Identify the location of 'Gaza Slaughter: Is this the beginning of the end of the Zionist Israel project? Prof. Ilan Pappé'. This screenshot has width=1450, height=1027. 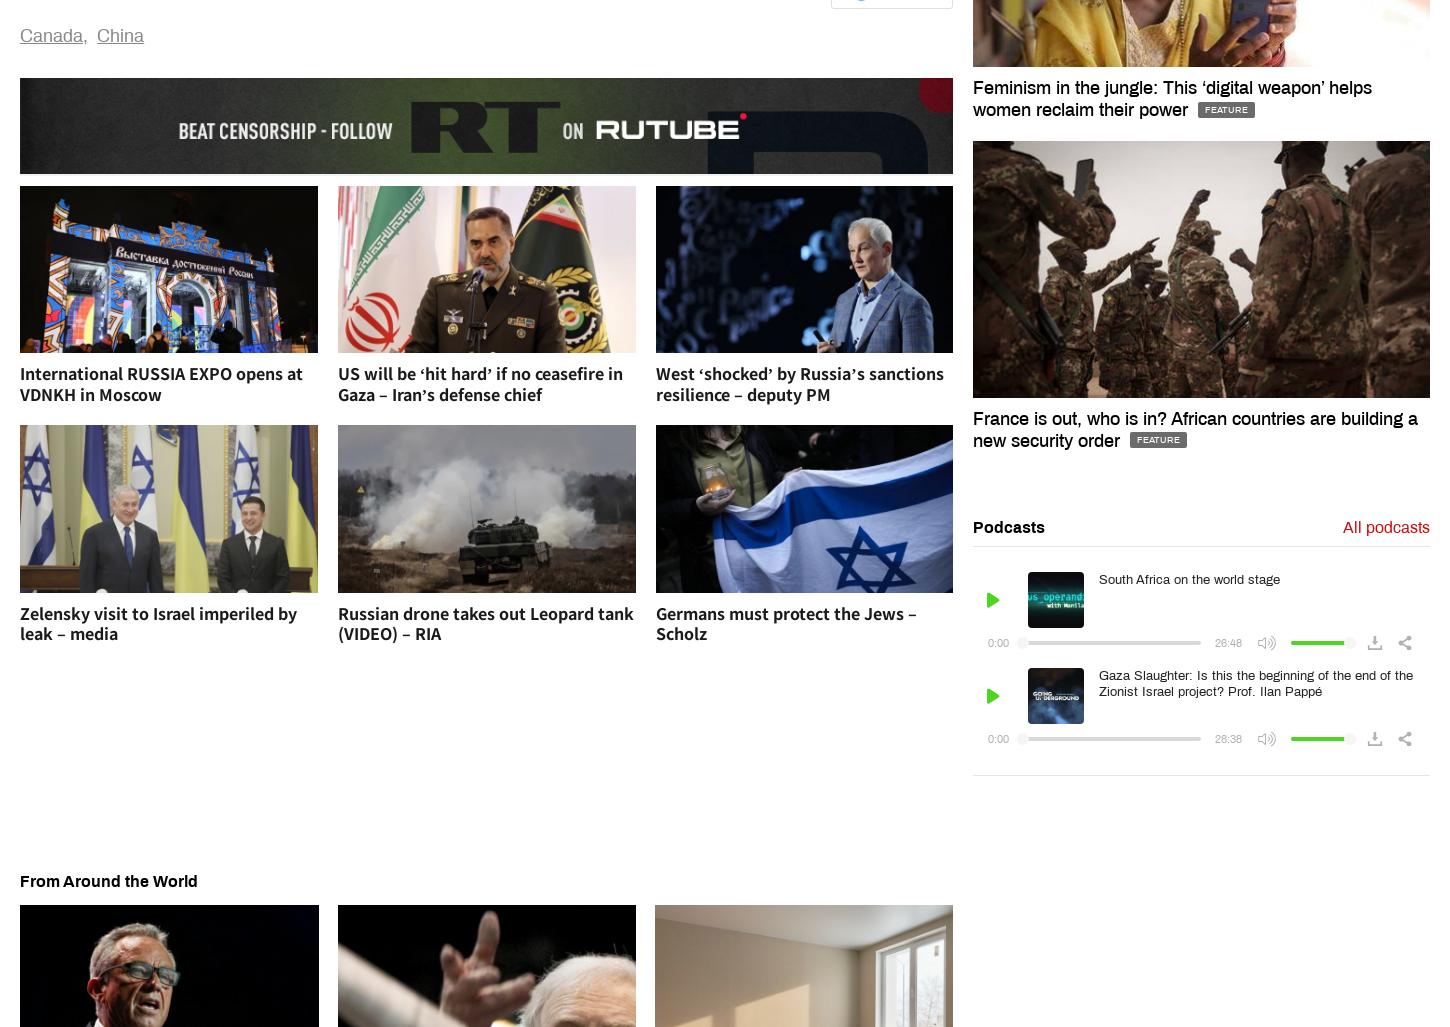
(1255, 682).